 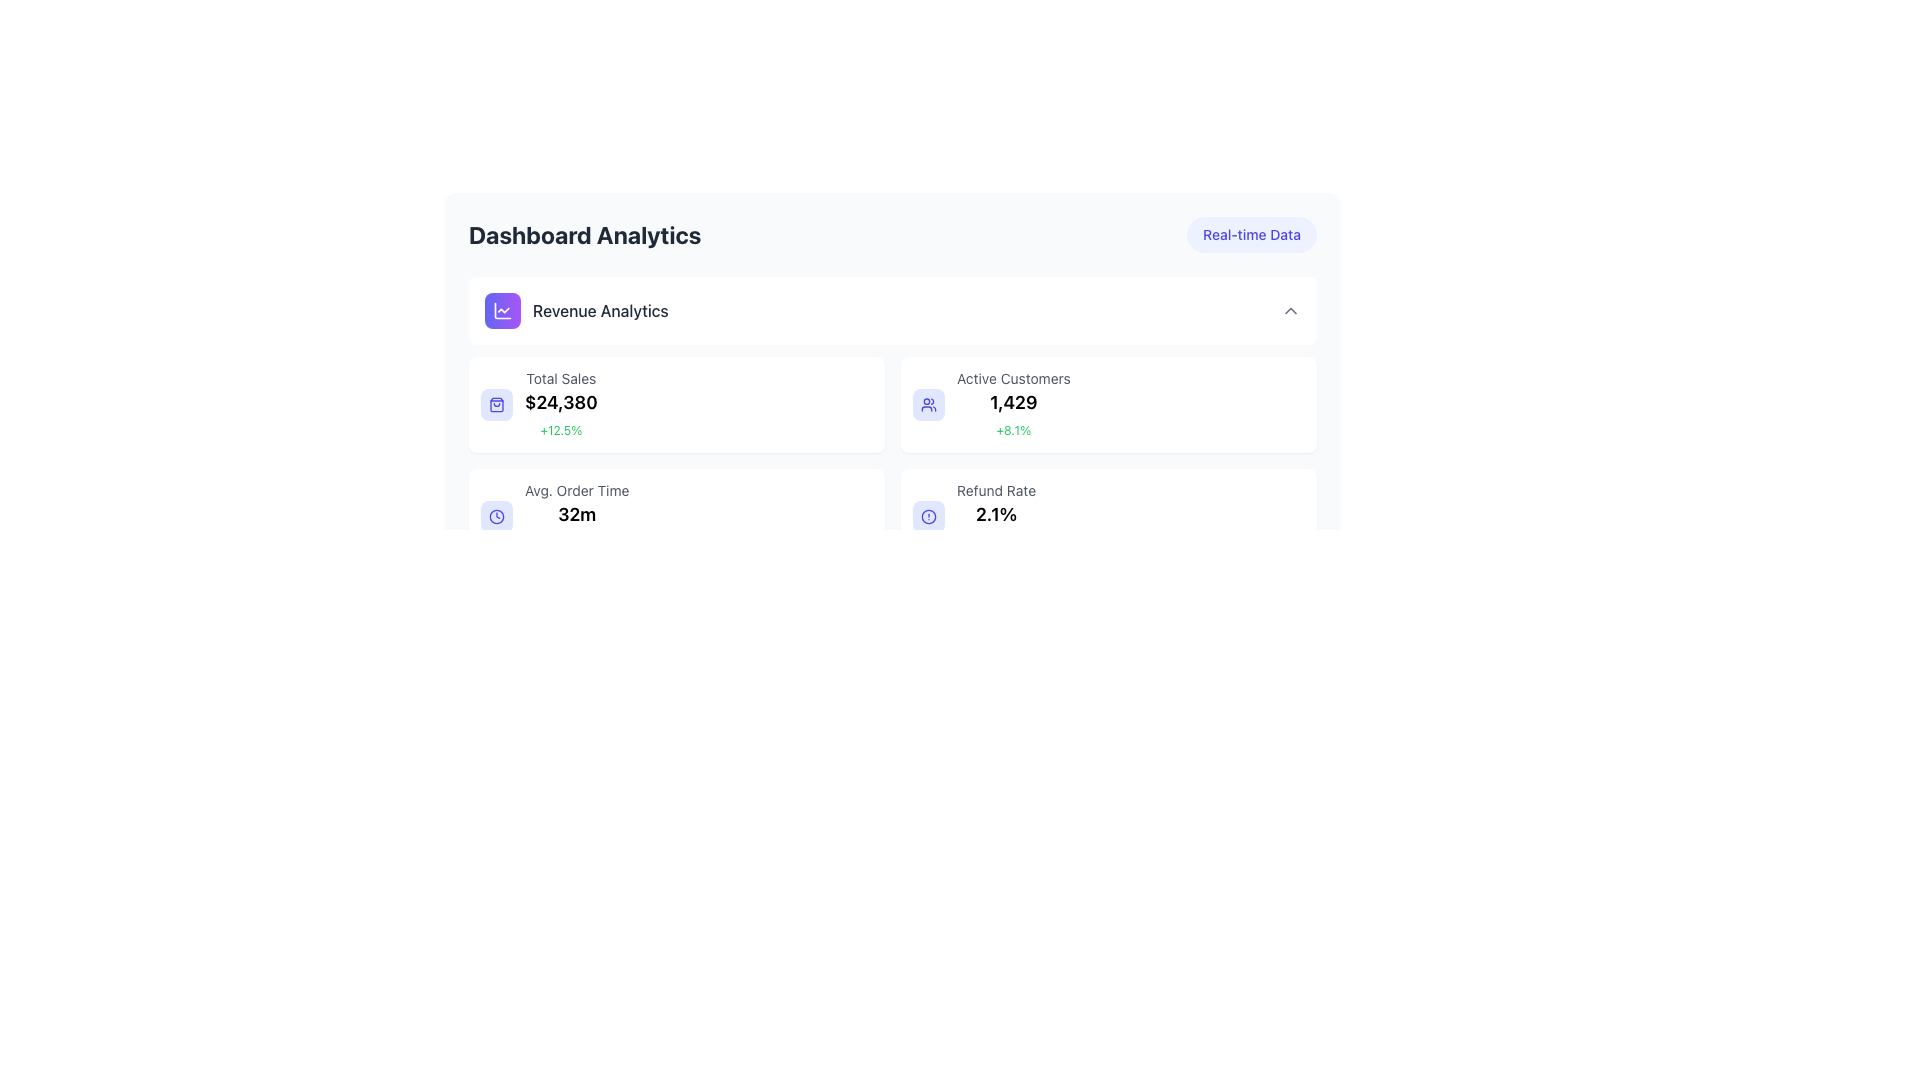 I want to click on the Text label displaying the total sales summary value within the top-left quadrant of the dashboard interface, so click(x=560, y=402).